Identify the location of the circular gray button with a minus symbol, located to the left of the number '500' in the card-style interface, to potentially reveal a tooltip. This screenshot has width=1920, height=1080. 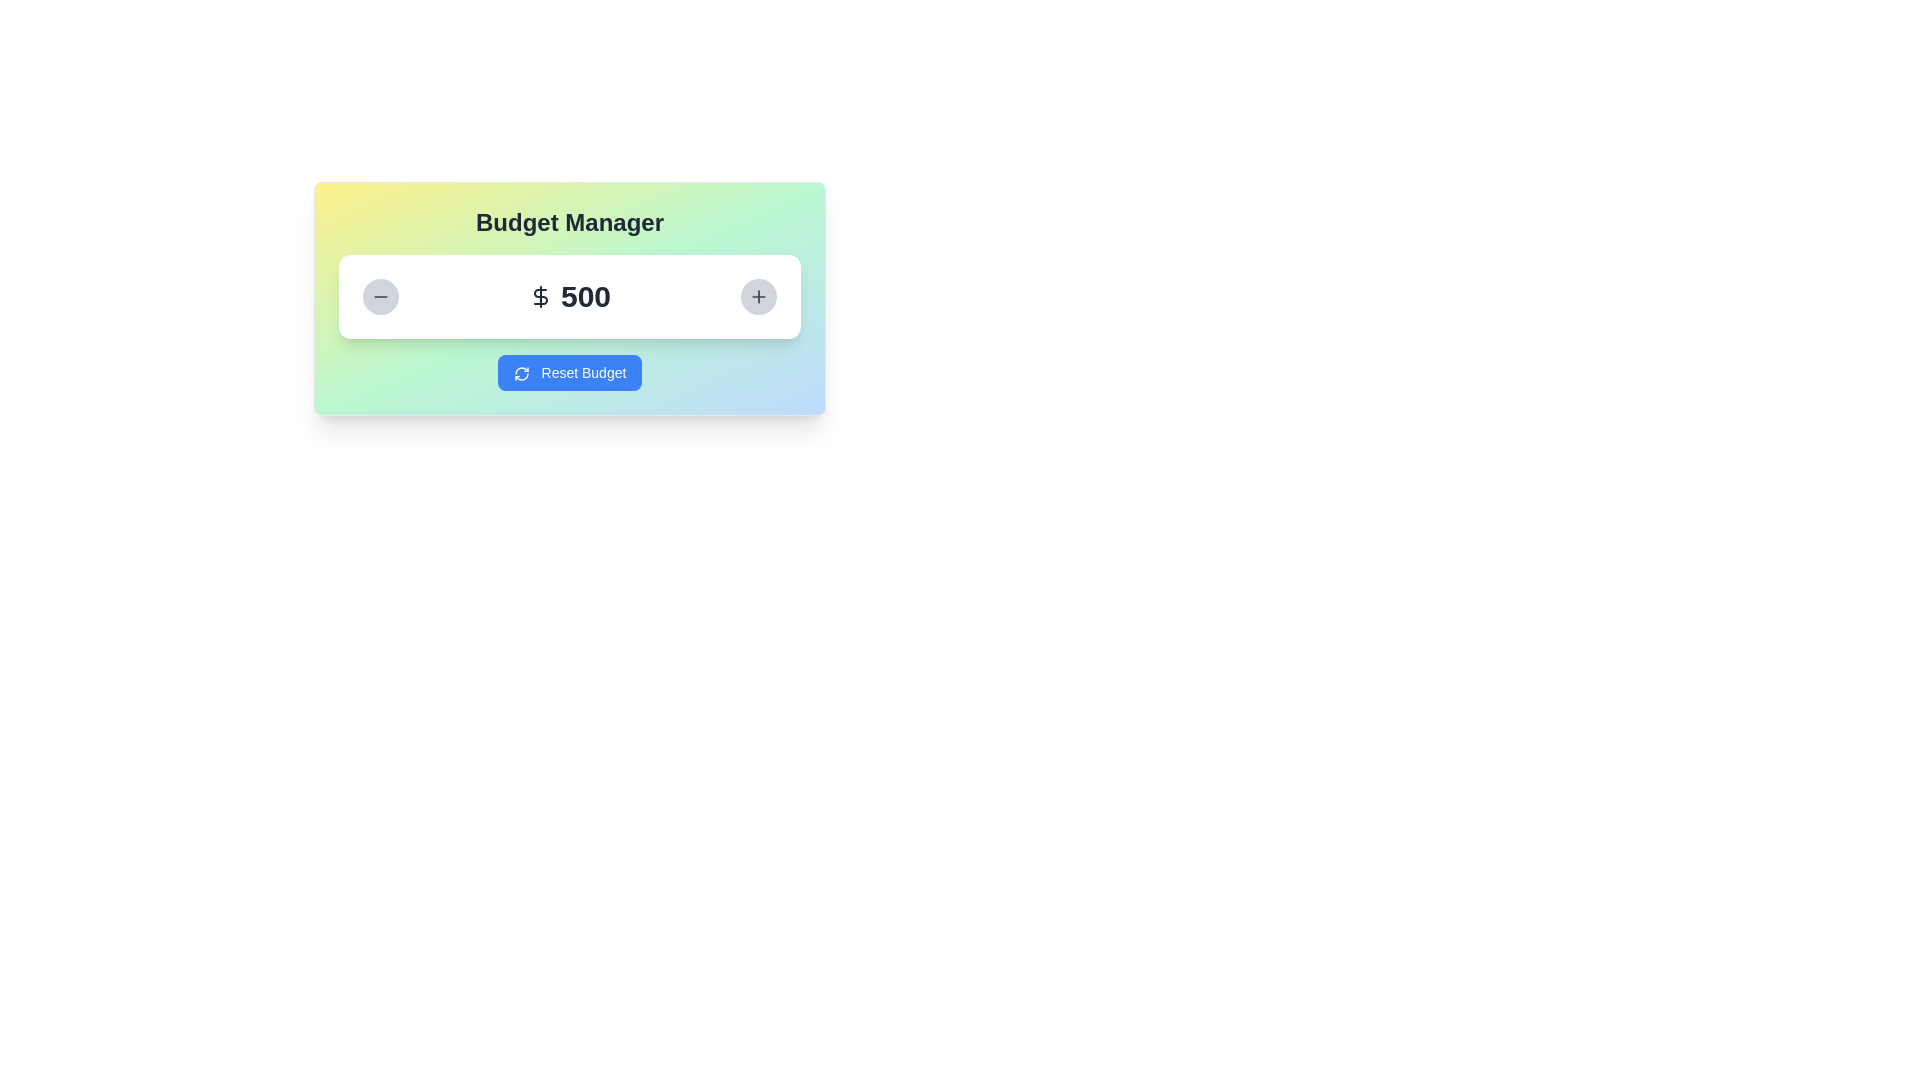
(380, 297).